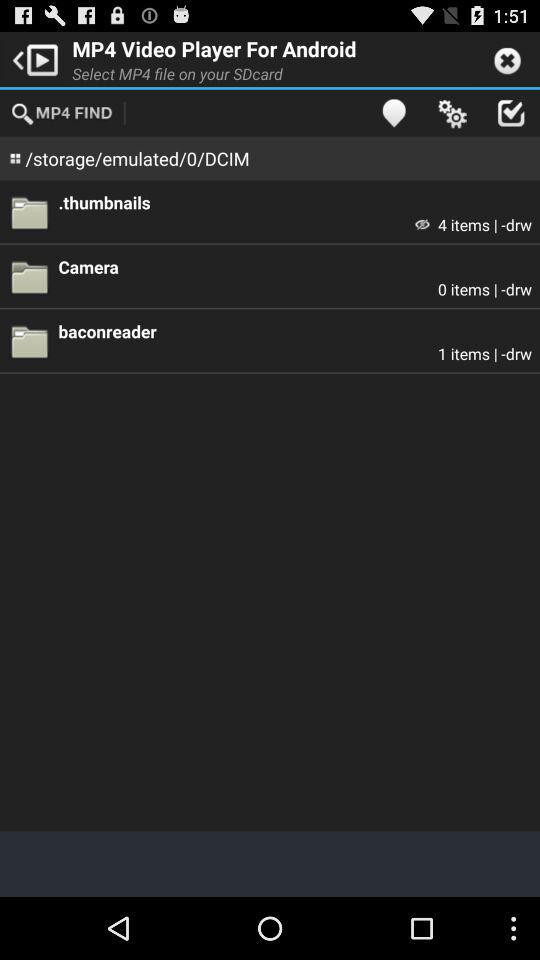 Image resolution: width=540 pixels, height=960 pixels. I want to click on icon to the left of the mp4 video player app, so click(31, 57).